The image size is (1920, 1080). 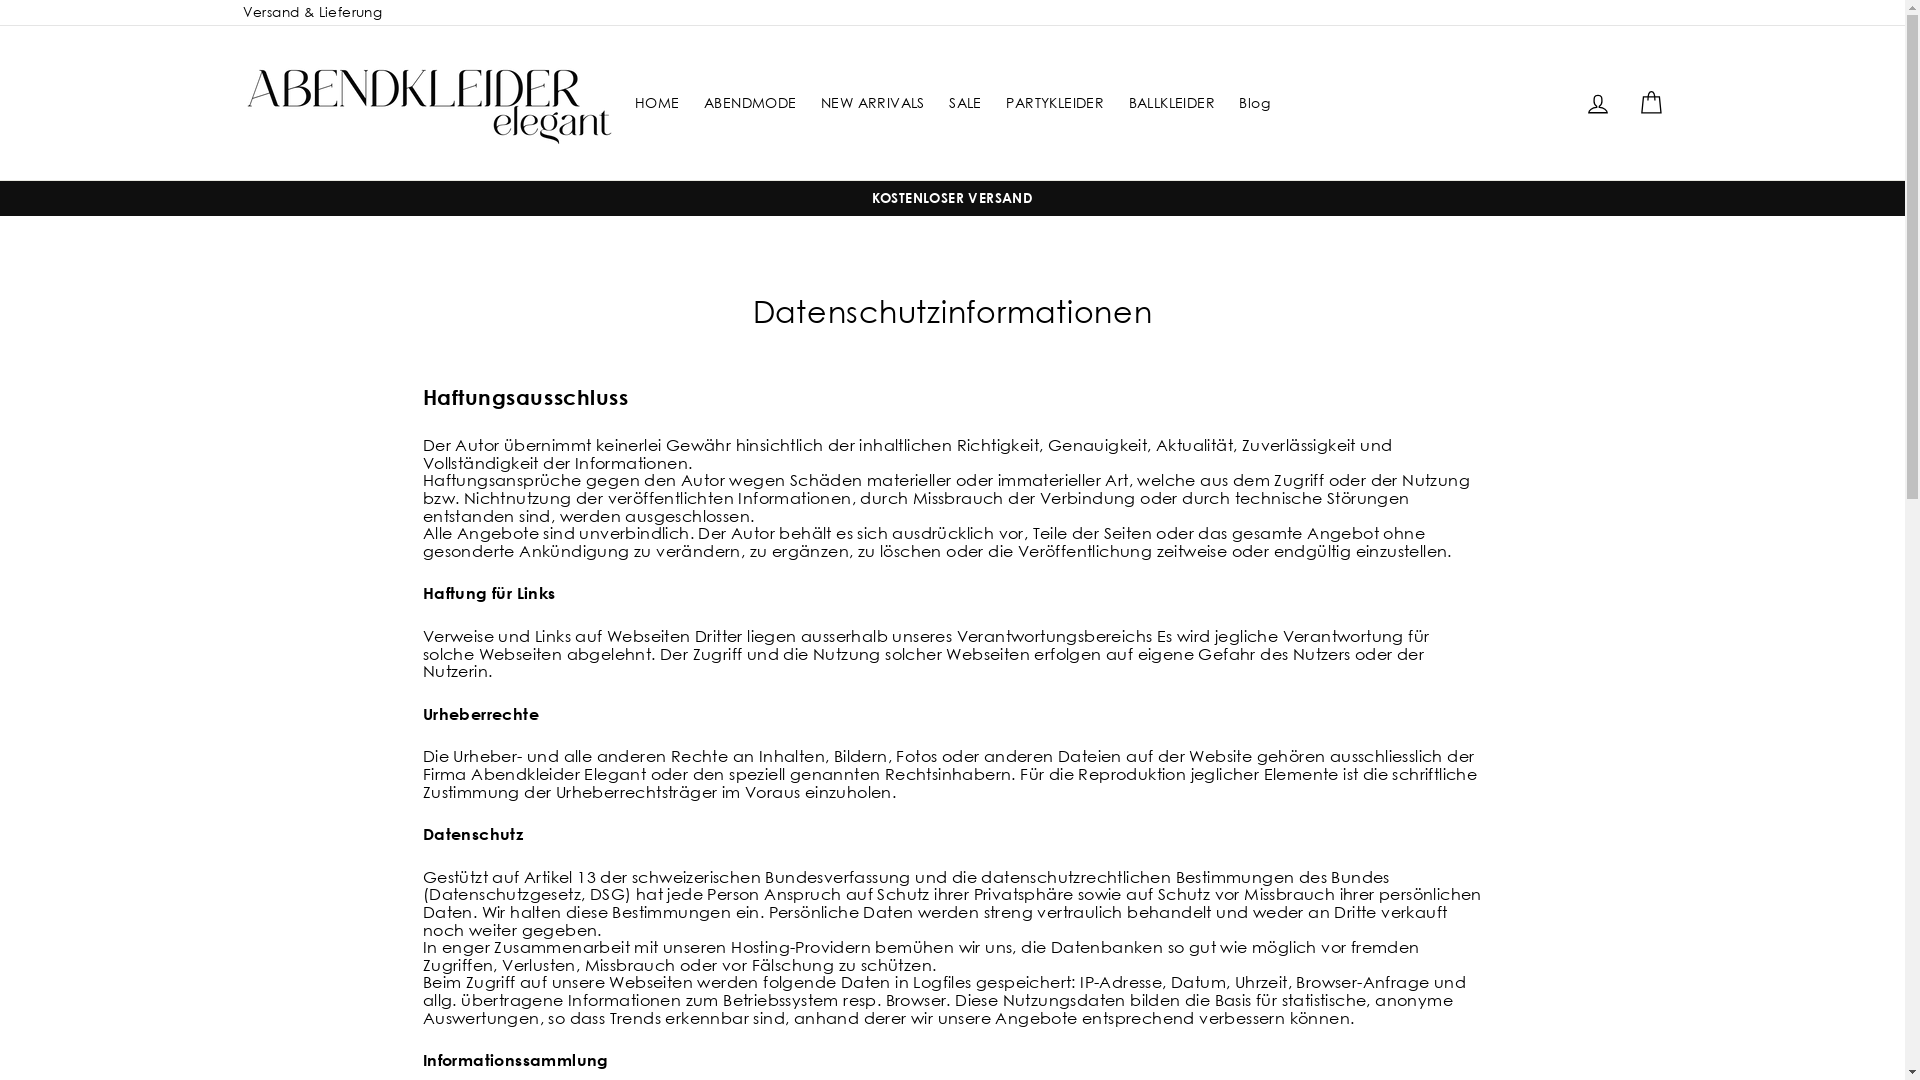 I want to click on 'Einkaufswagen', so click(x=1650, y=102).